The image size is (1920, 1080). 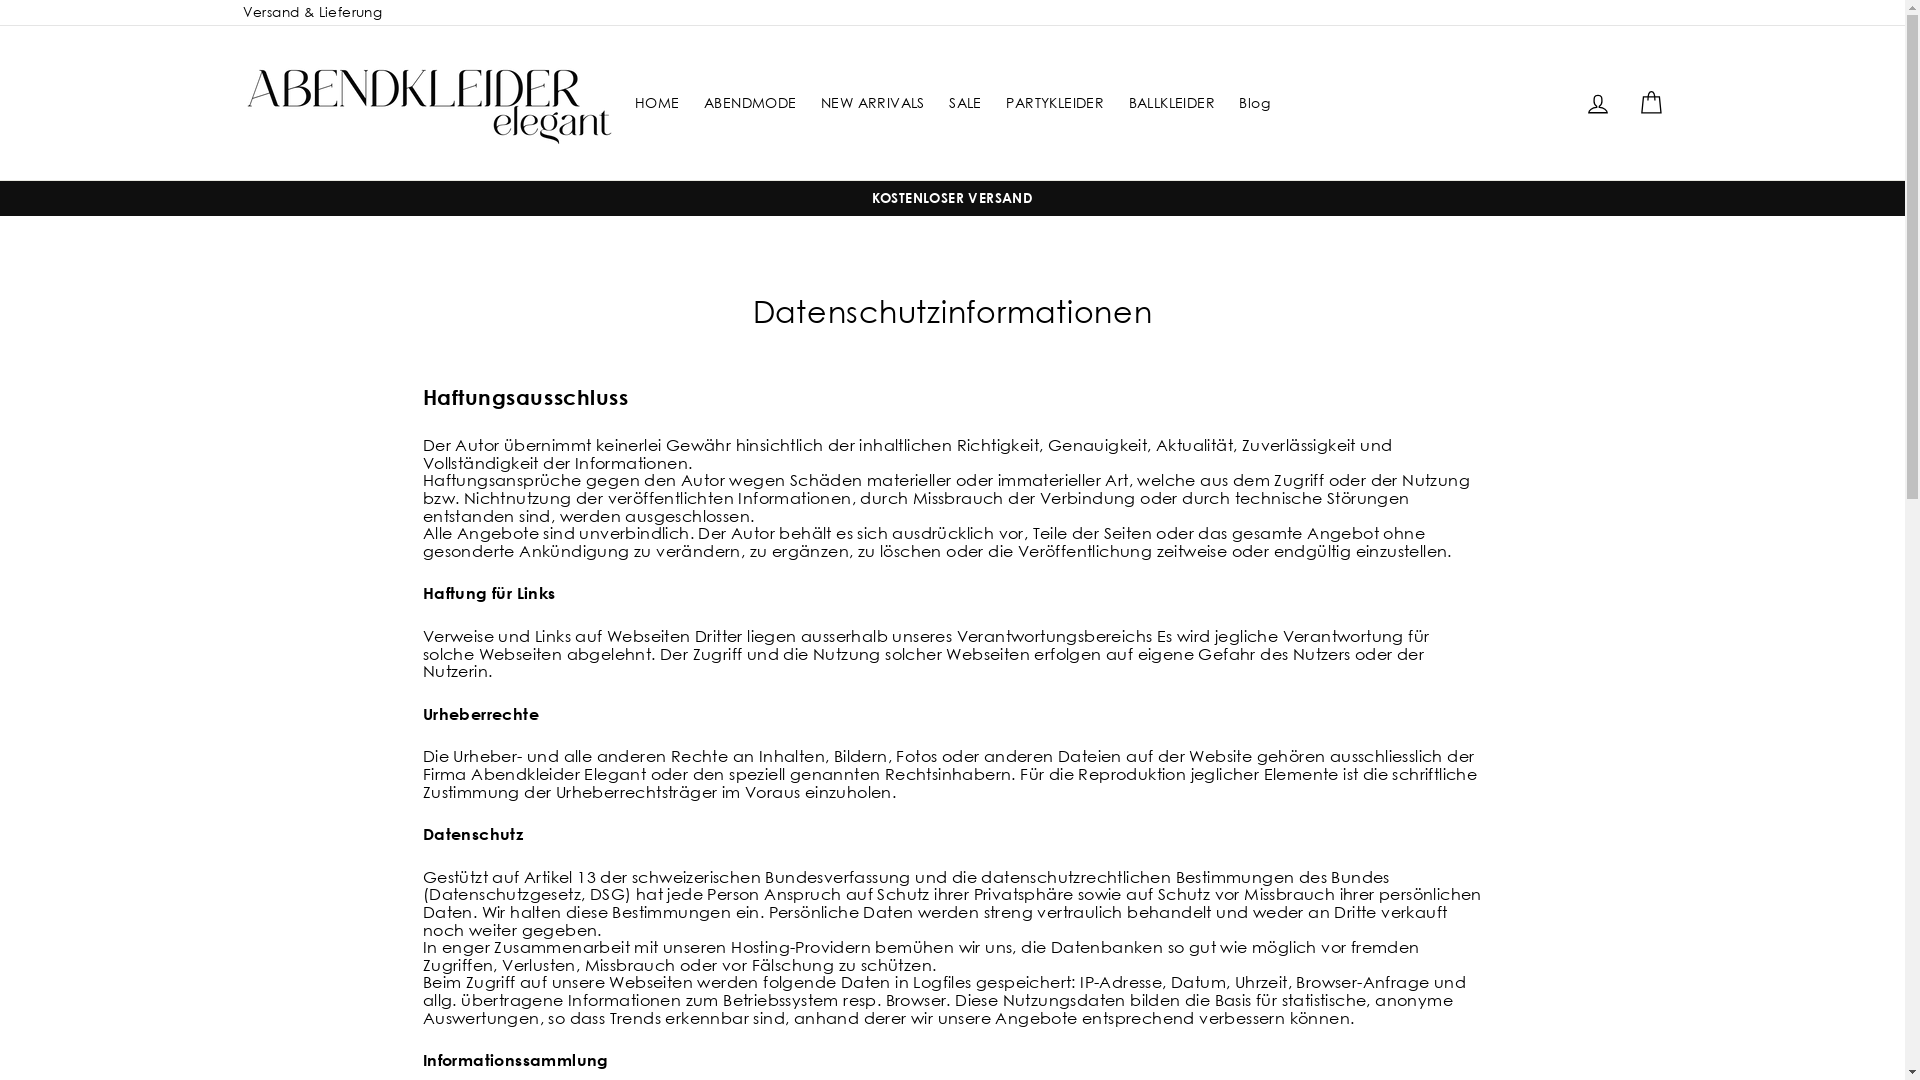 I want to click on 'Einkaufswagen', so click(x=1650, y=102).